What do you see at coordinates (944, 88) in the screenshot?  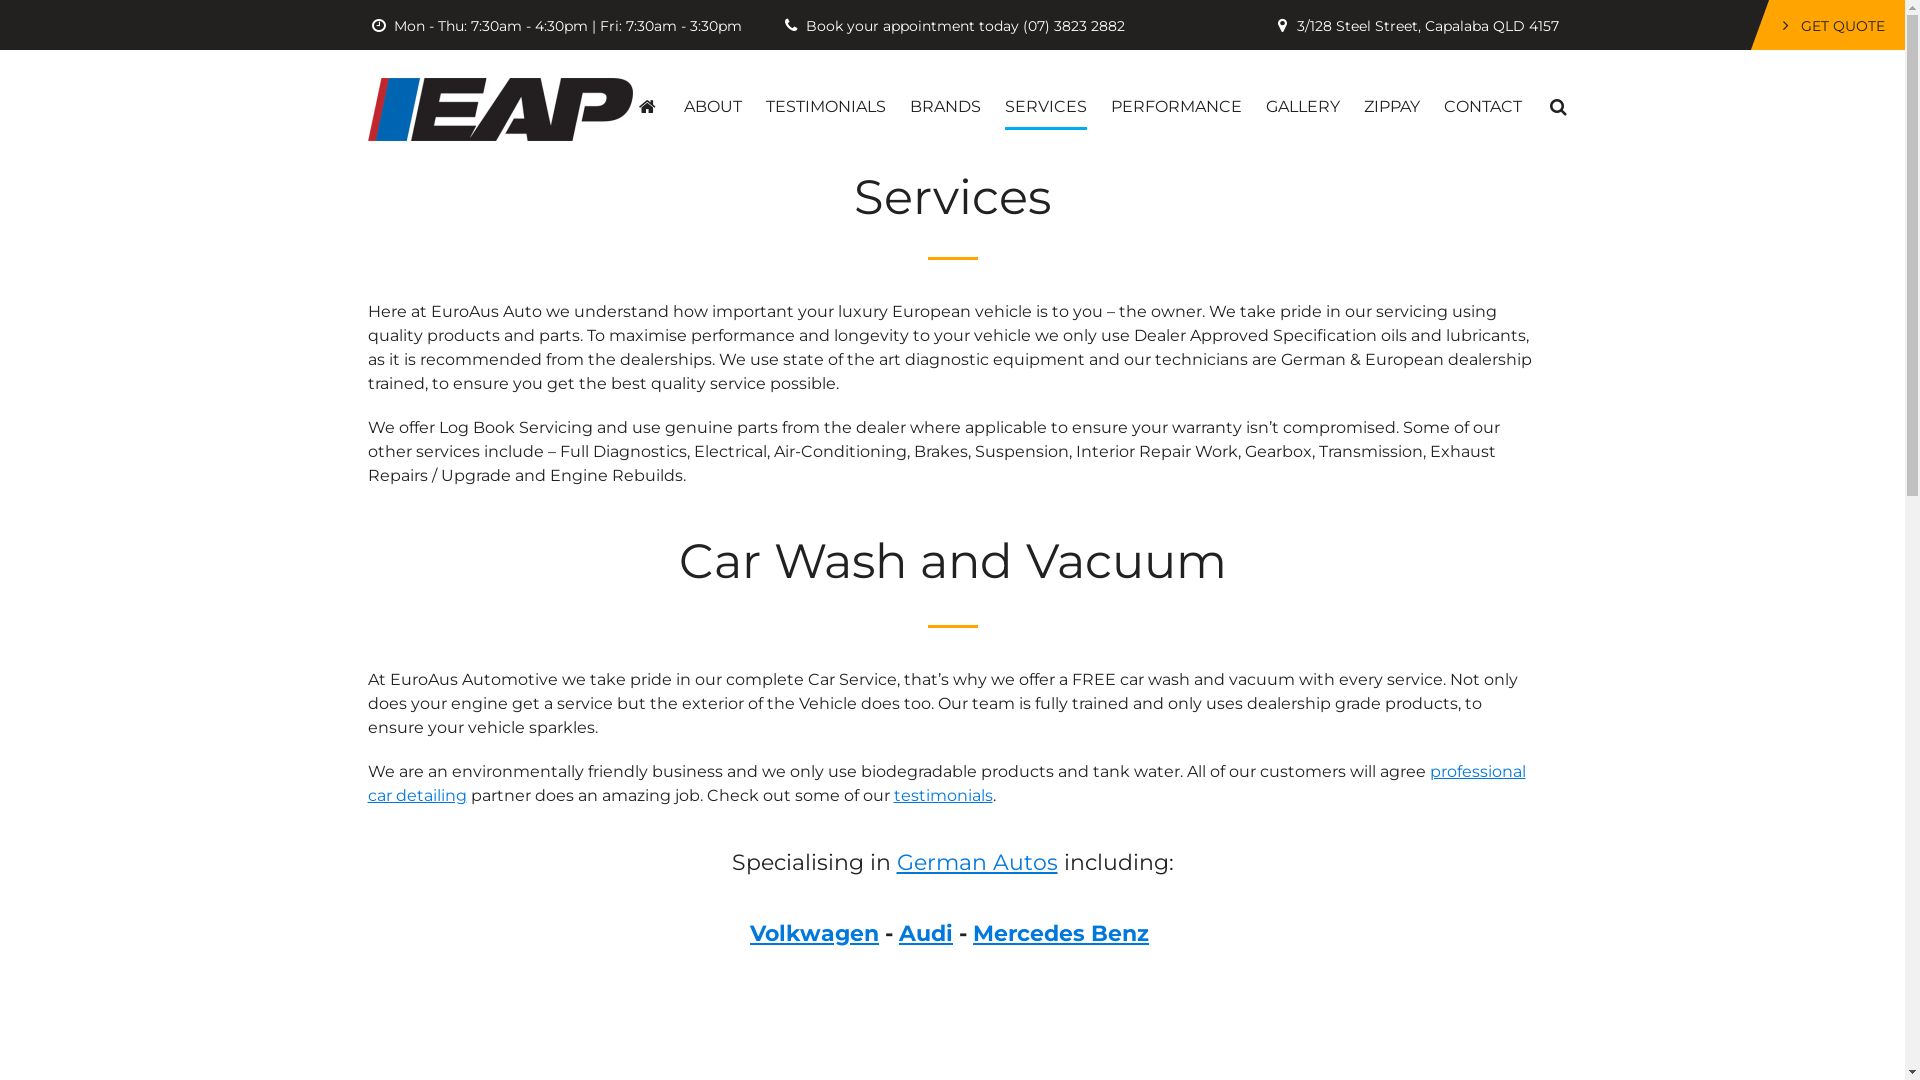 I see `'BRANDS'` at bounding box center [944, 88].